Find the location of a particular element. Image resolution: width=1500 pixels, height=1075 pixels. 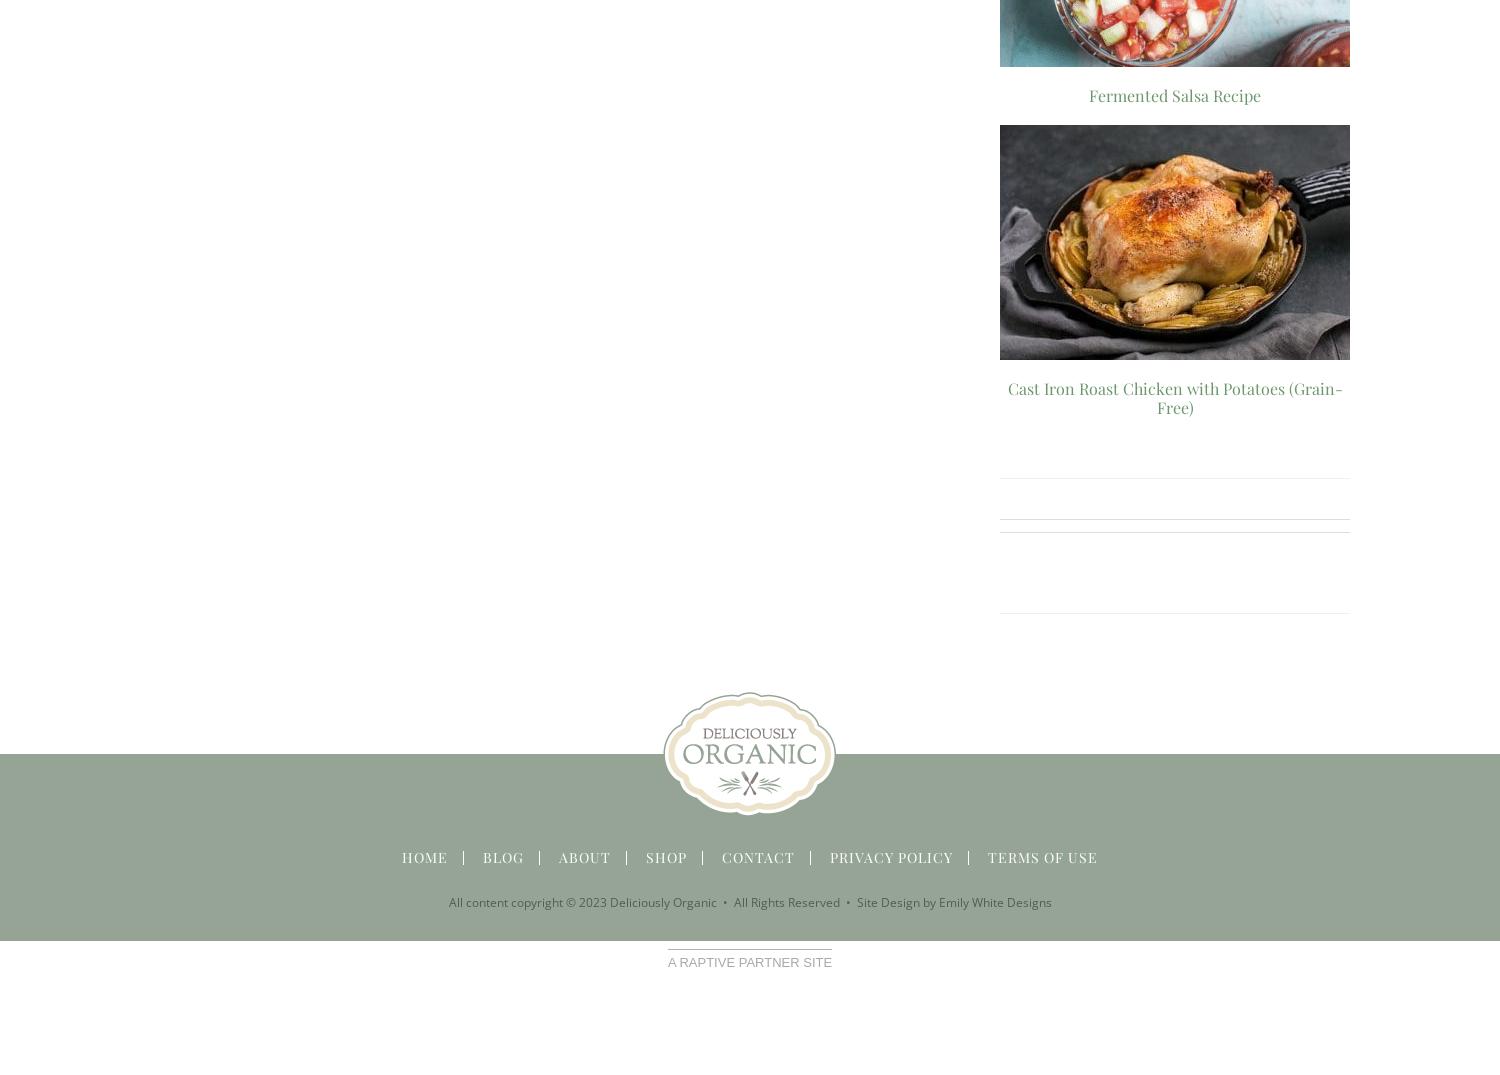

'Emily White Designs' is located at coordinates (937, 900).